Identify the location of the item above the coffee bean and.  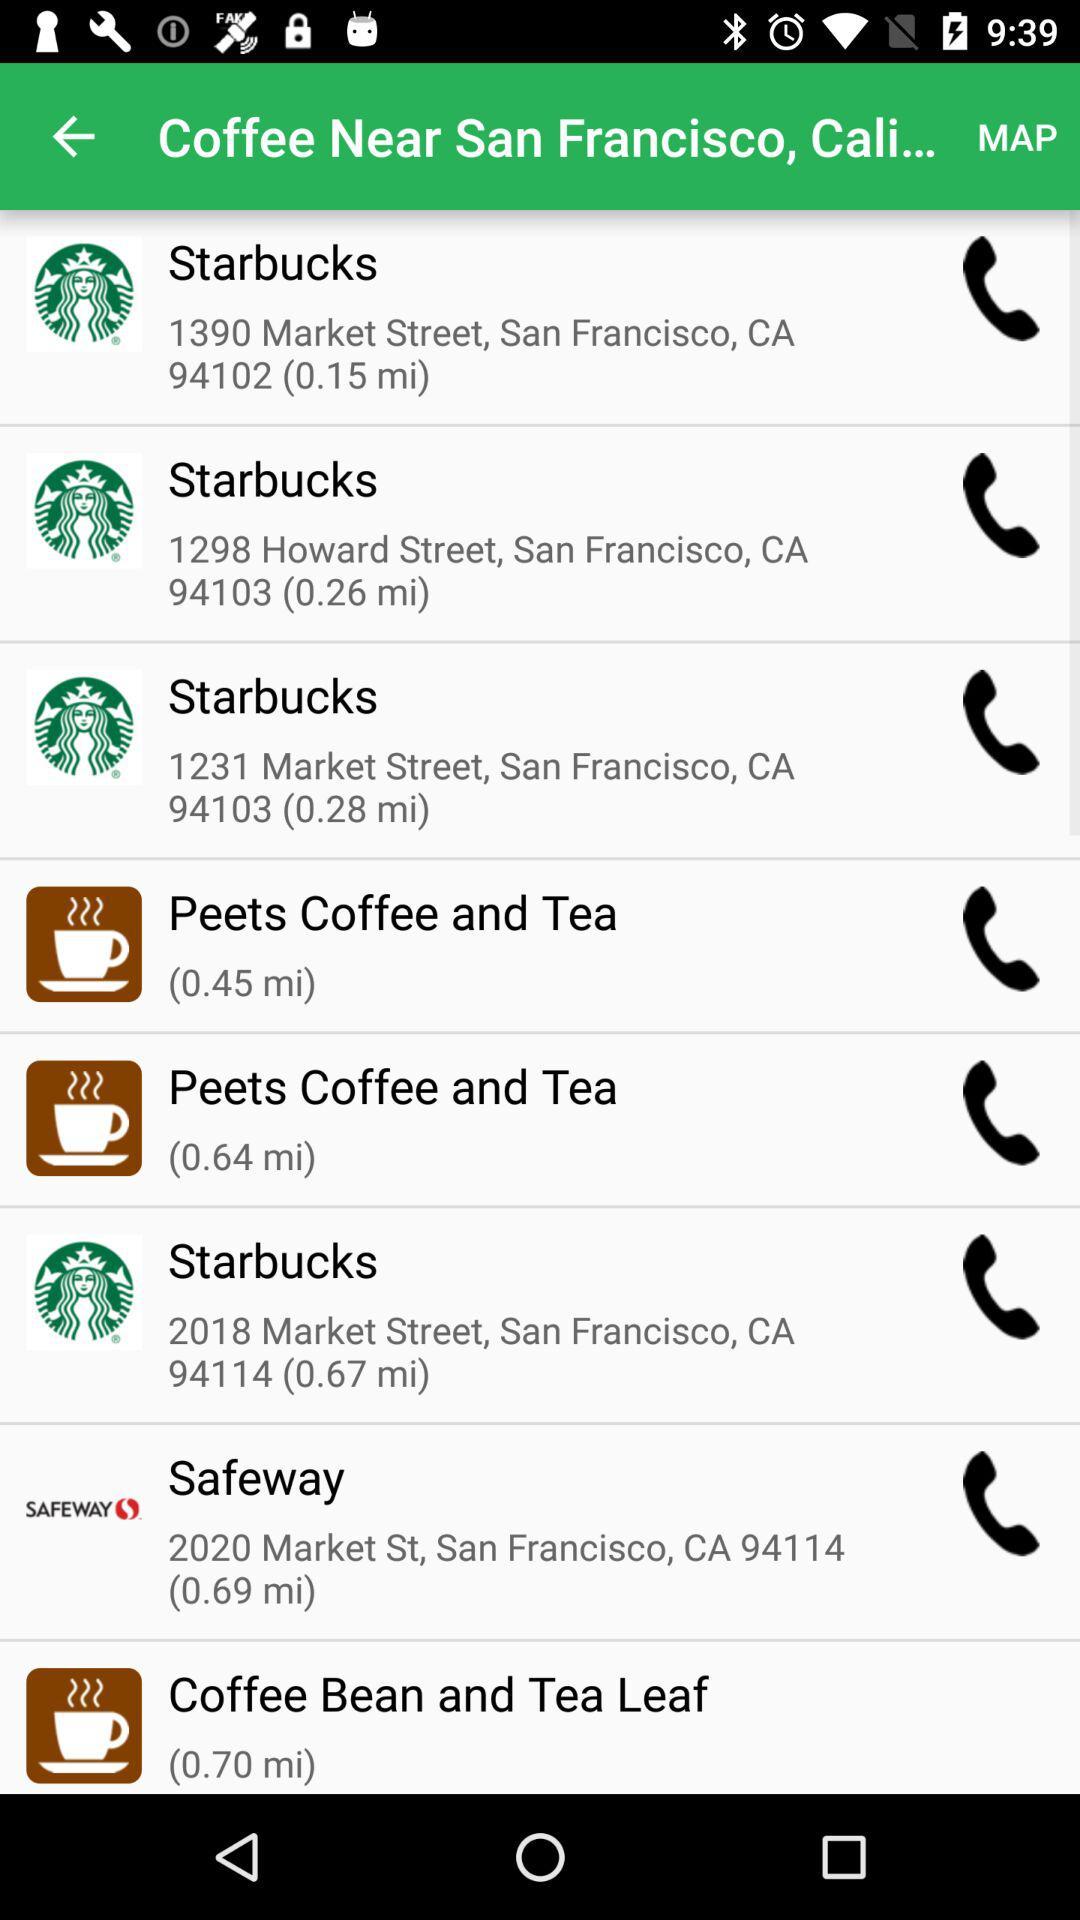
(524, 1568).